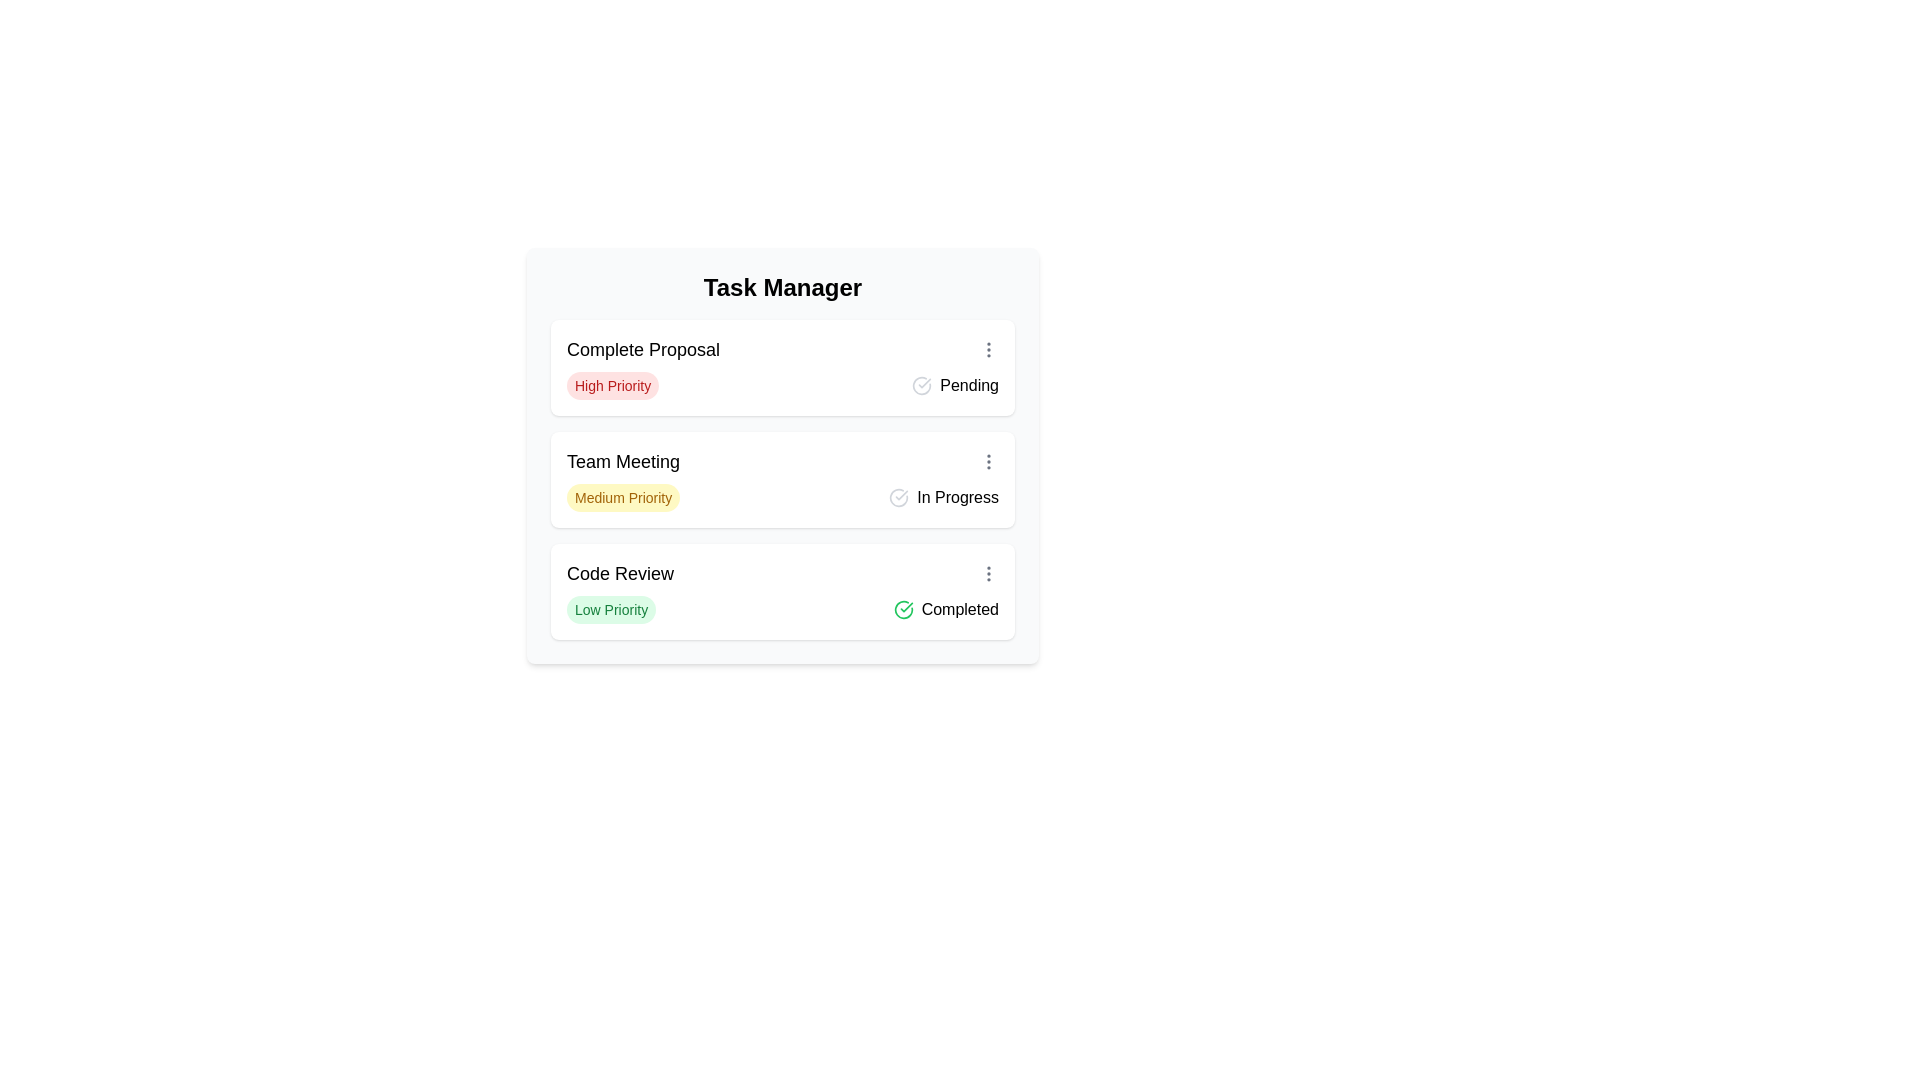  I want to click on the non-interactive text label indicating the current status of the task located in the upper-right corner of the task item labeled 'Complete Proposal', so click(969, 385).